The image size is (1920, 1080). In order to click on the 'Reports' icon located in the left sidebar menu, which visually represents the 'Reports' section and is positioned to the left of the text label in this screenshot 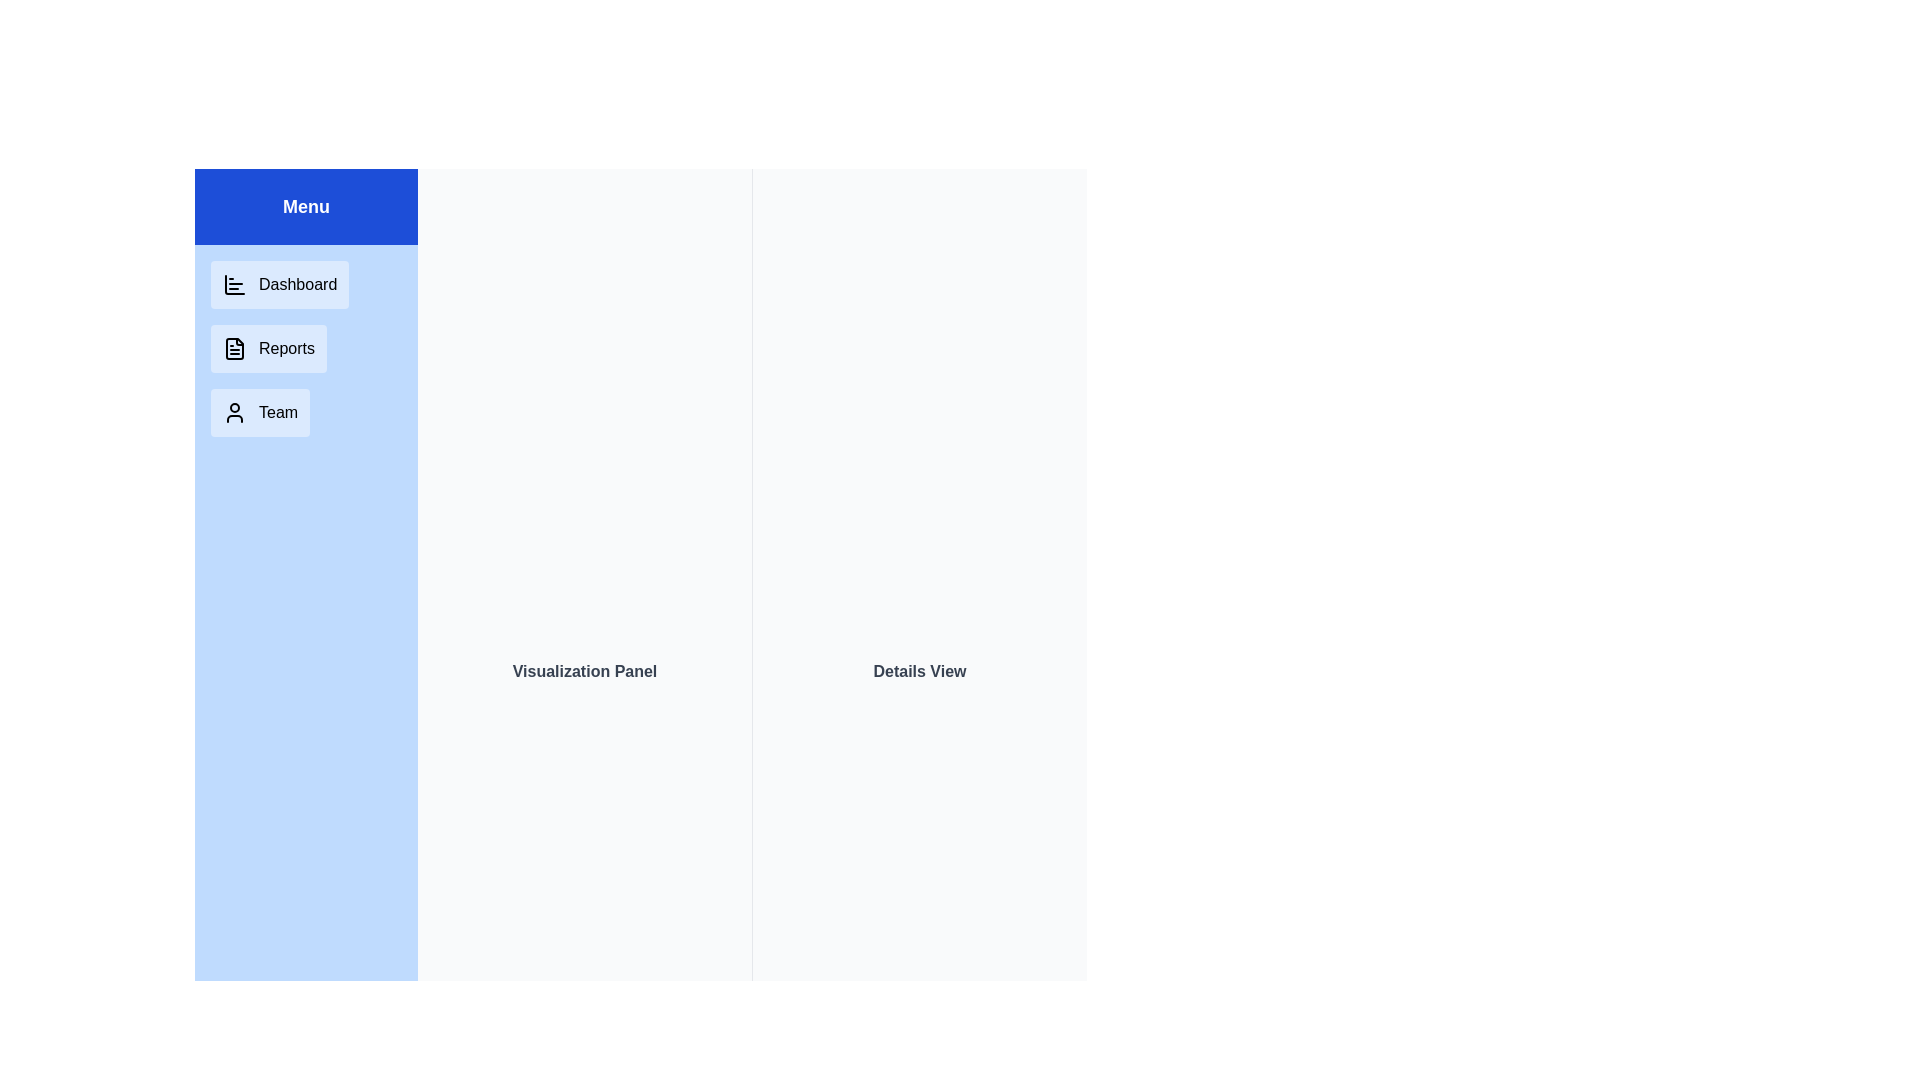, I will do `click(235, 347)`.